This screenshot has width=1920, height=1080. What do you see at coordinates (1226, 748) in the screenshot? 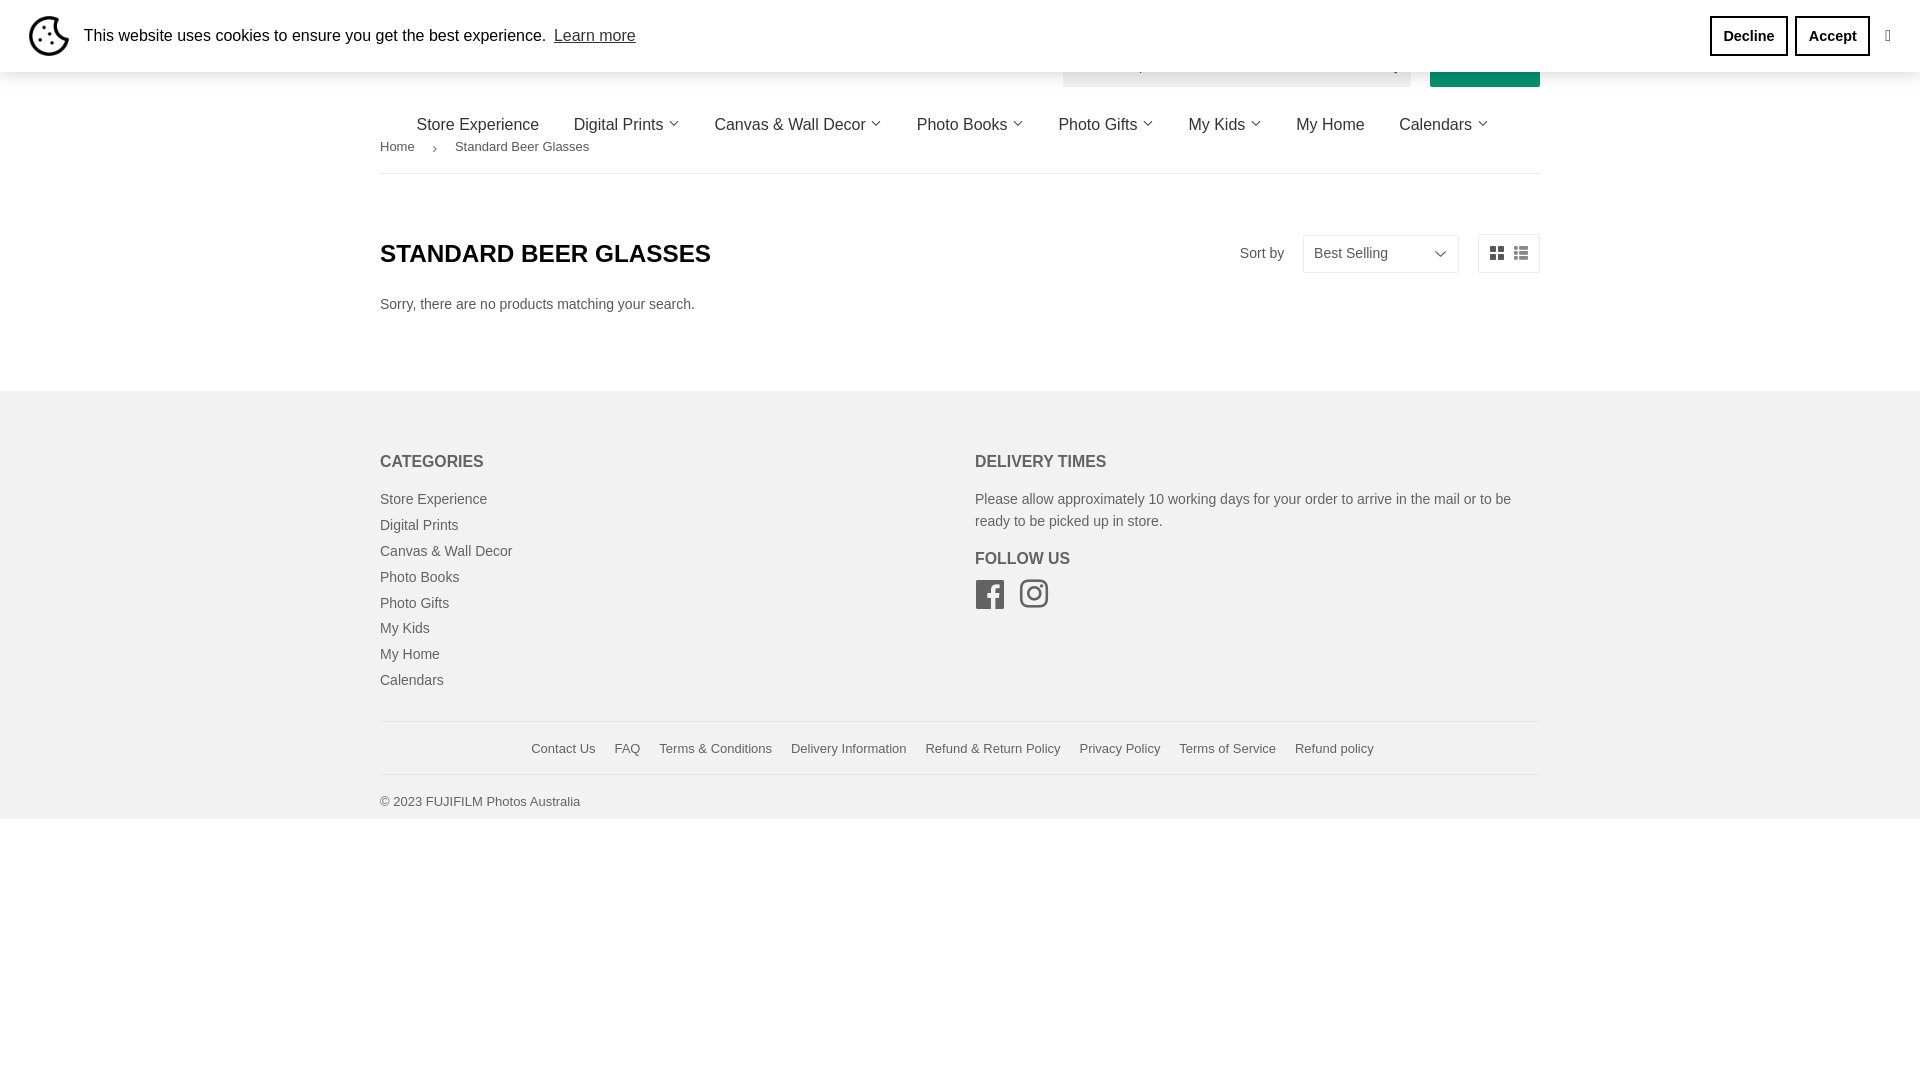
I see `'Terms of Service'` at bounding box center [1226, 748].